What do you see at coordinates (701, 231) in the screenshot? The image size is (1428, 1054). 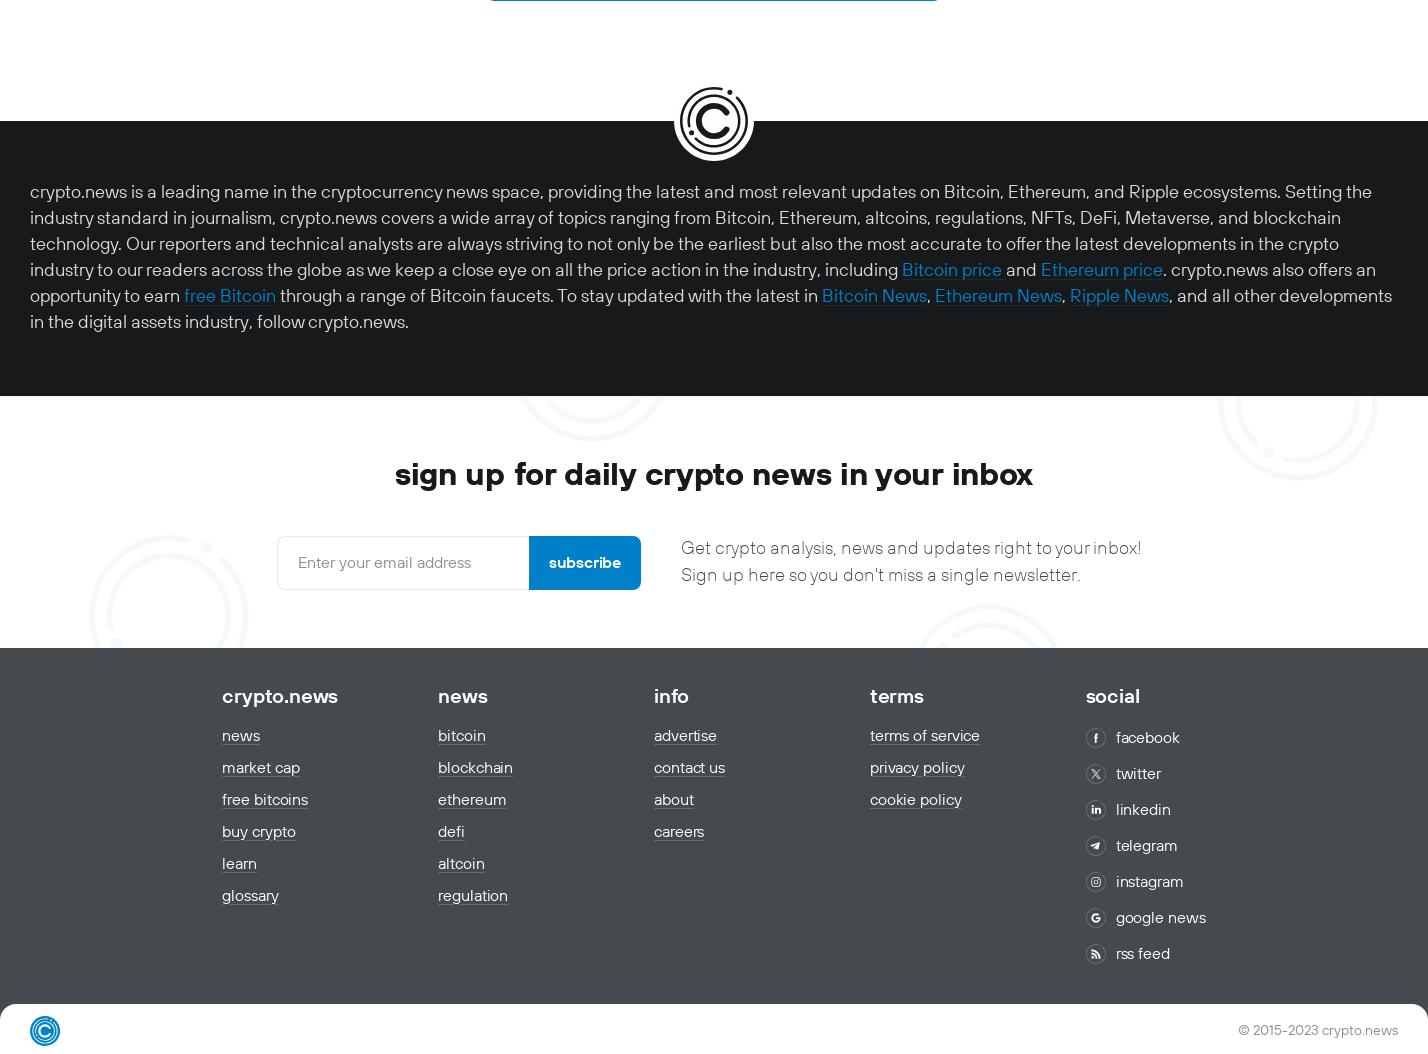 I see `'crypto.news is a leading name in the cryptocurrency news space, providing the latest and most relevant updates on Bitcoin, Ethereum, and Ripple ecosystems. Setting the industry standard in journalism, crypto.news covers a wide array of topics ranging from Bitcoin, Ethereum, altcoins, regulations, NFTs, DeFi, Metaverse, and blockchain technology. Our reporters and technical analysts are always striving to not only be the earliest but also the most accurate to offer the latest developments in the crypto industry to our readers across the globe as we keep a close eye on all the price action in the industry, including'` at bounding box center [701, 231].